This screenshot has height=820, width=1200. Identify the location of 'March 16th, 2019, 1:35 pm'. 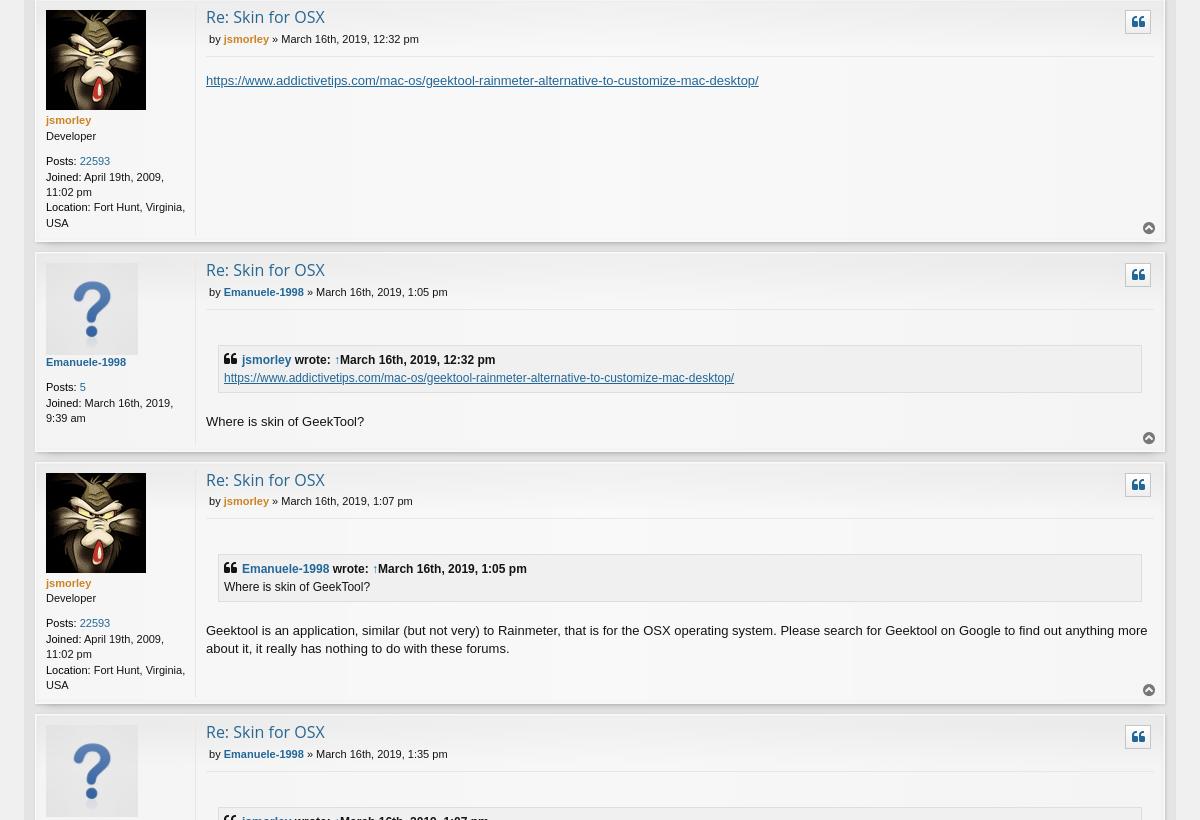
(381, 752).